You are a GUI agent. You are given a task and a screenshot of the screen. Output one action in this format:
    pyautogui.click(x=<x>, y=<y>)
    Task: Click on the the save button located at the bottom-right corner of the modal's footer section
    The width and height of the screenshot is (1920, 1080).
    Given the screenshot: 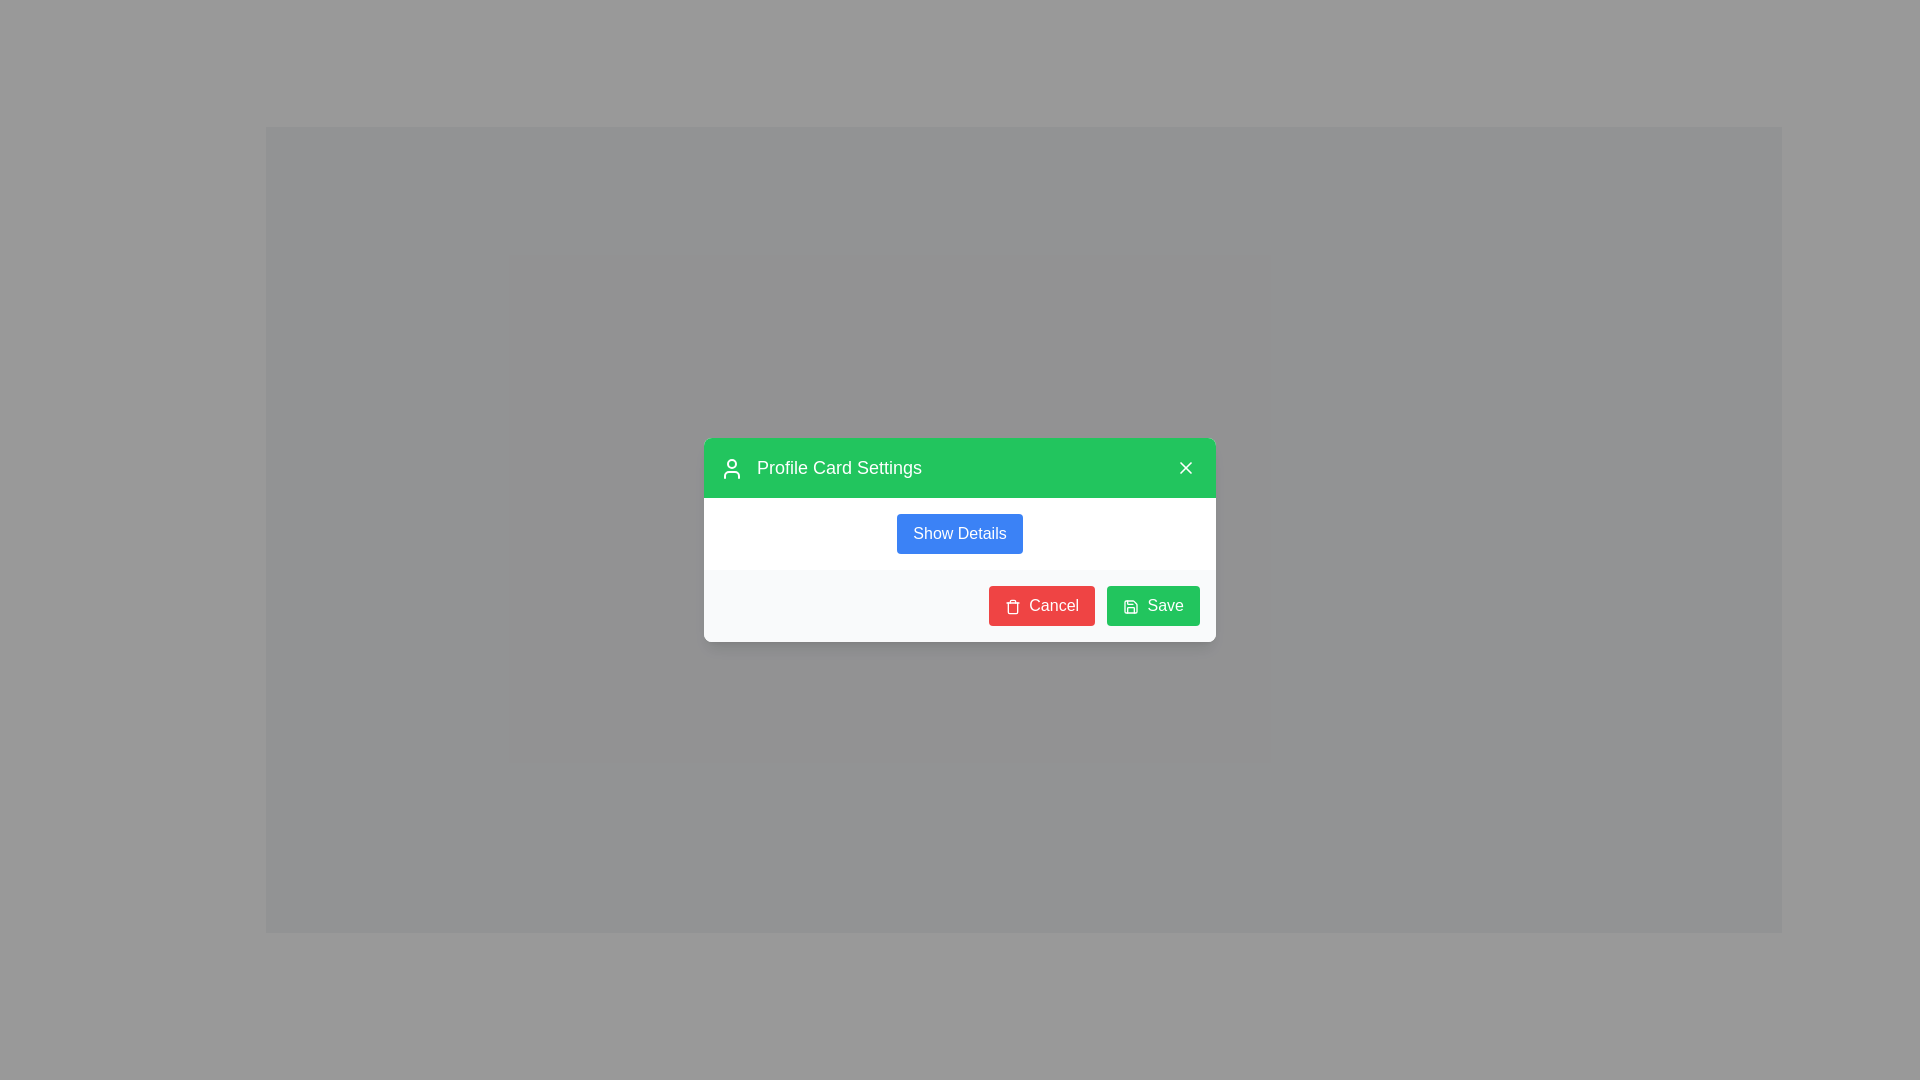 What is the action you would take?
    pyautogui.click(x=1153, y=604)
    